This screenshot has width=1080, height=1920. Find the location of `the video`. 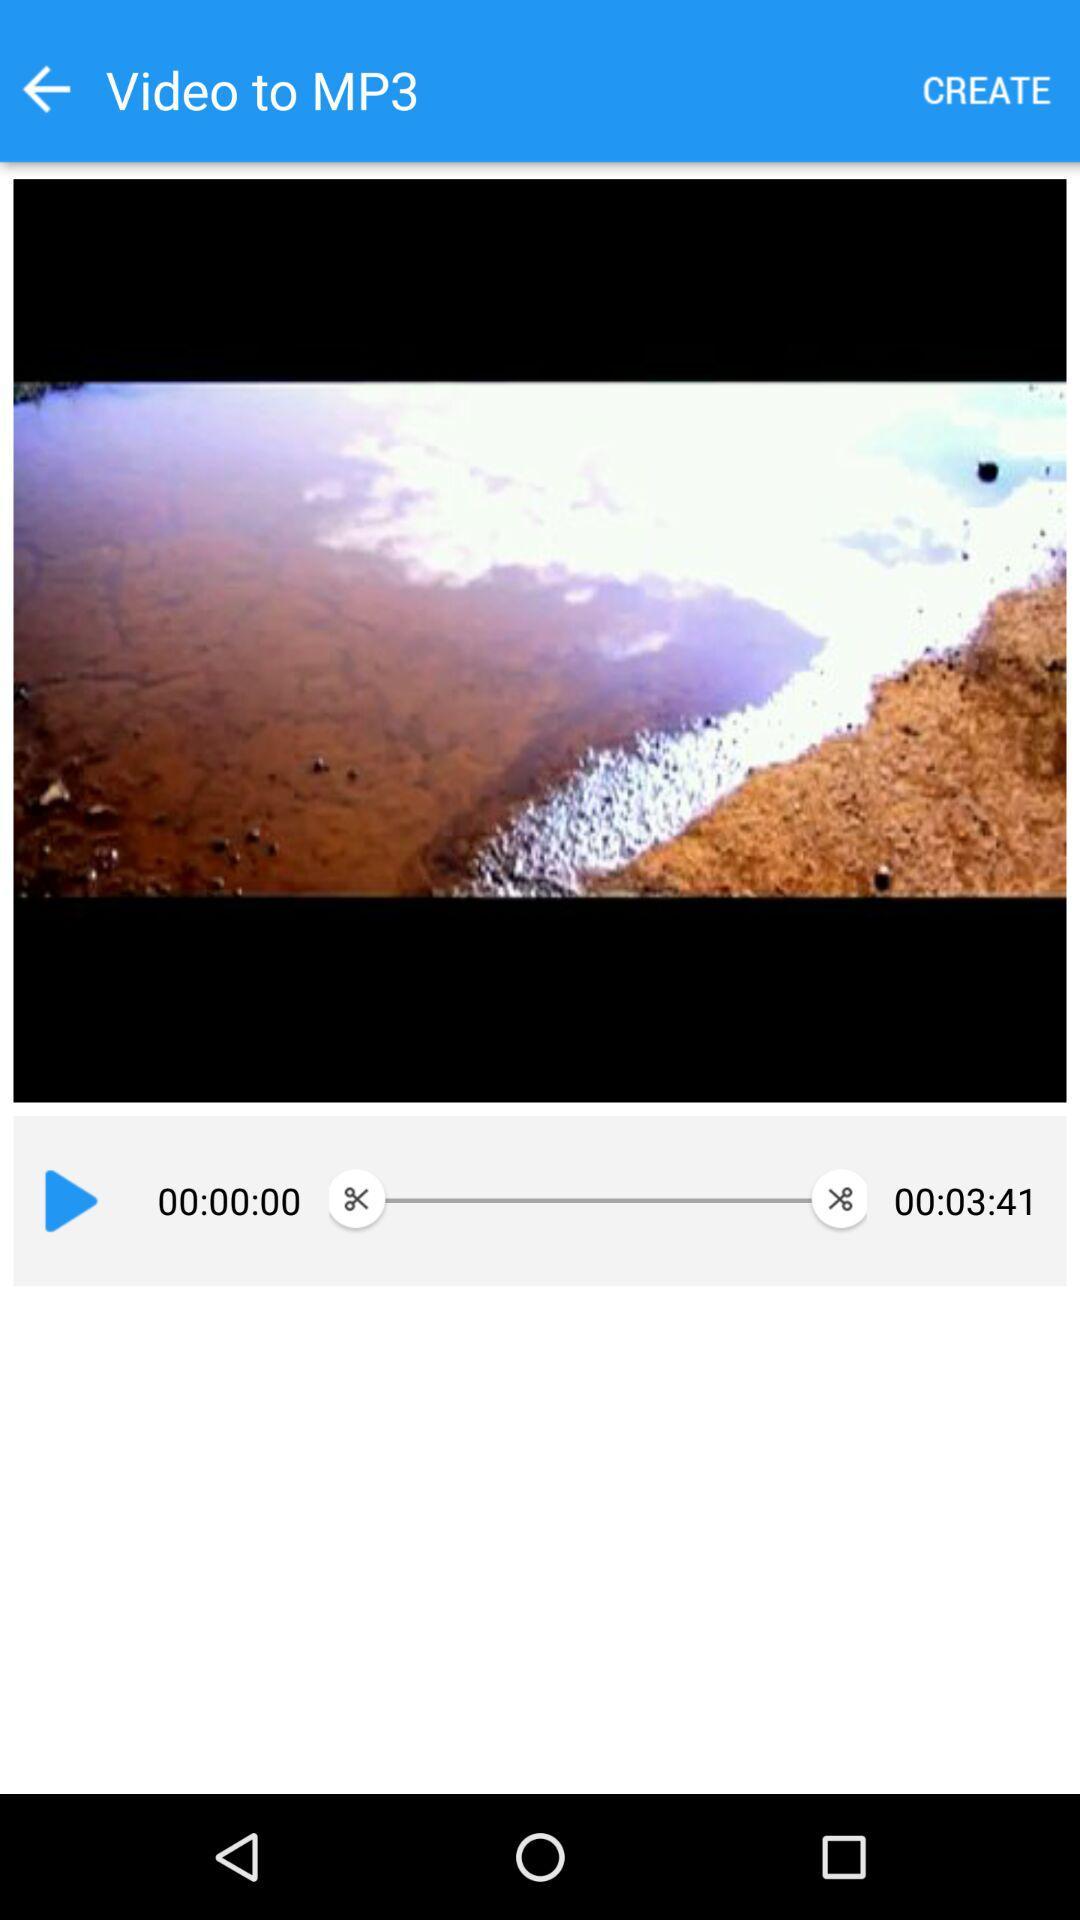

the video is located at coordinates (70, 1200).